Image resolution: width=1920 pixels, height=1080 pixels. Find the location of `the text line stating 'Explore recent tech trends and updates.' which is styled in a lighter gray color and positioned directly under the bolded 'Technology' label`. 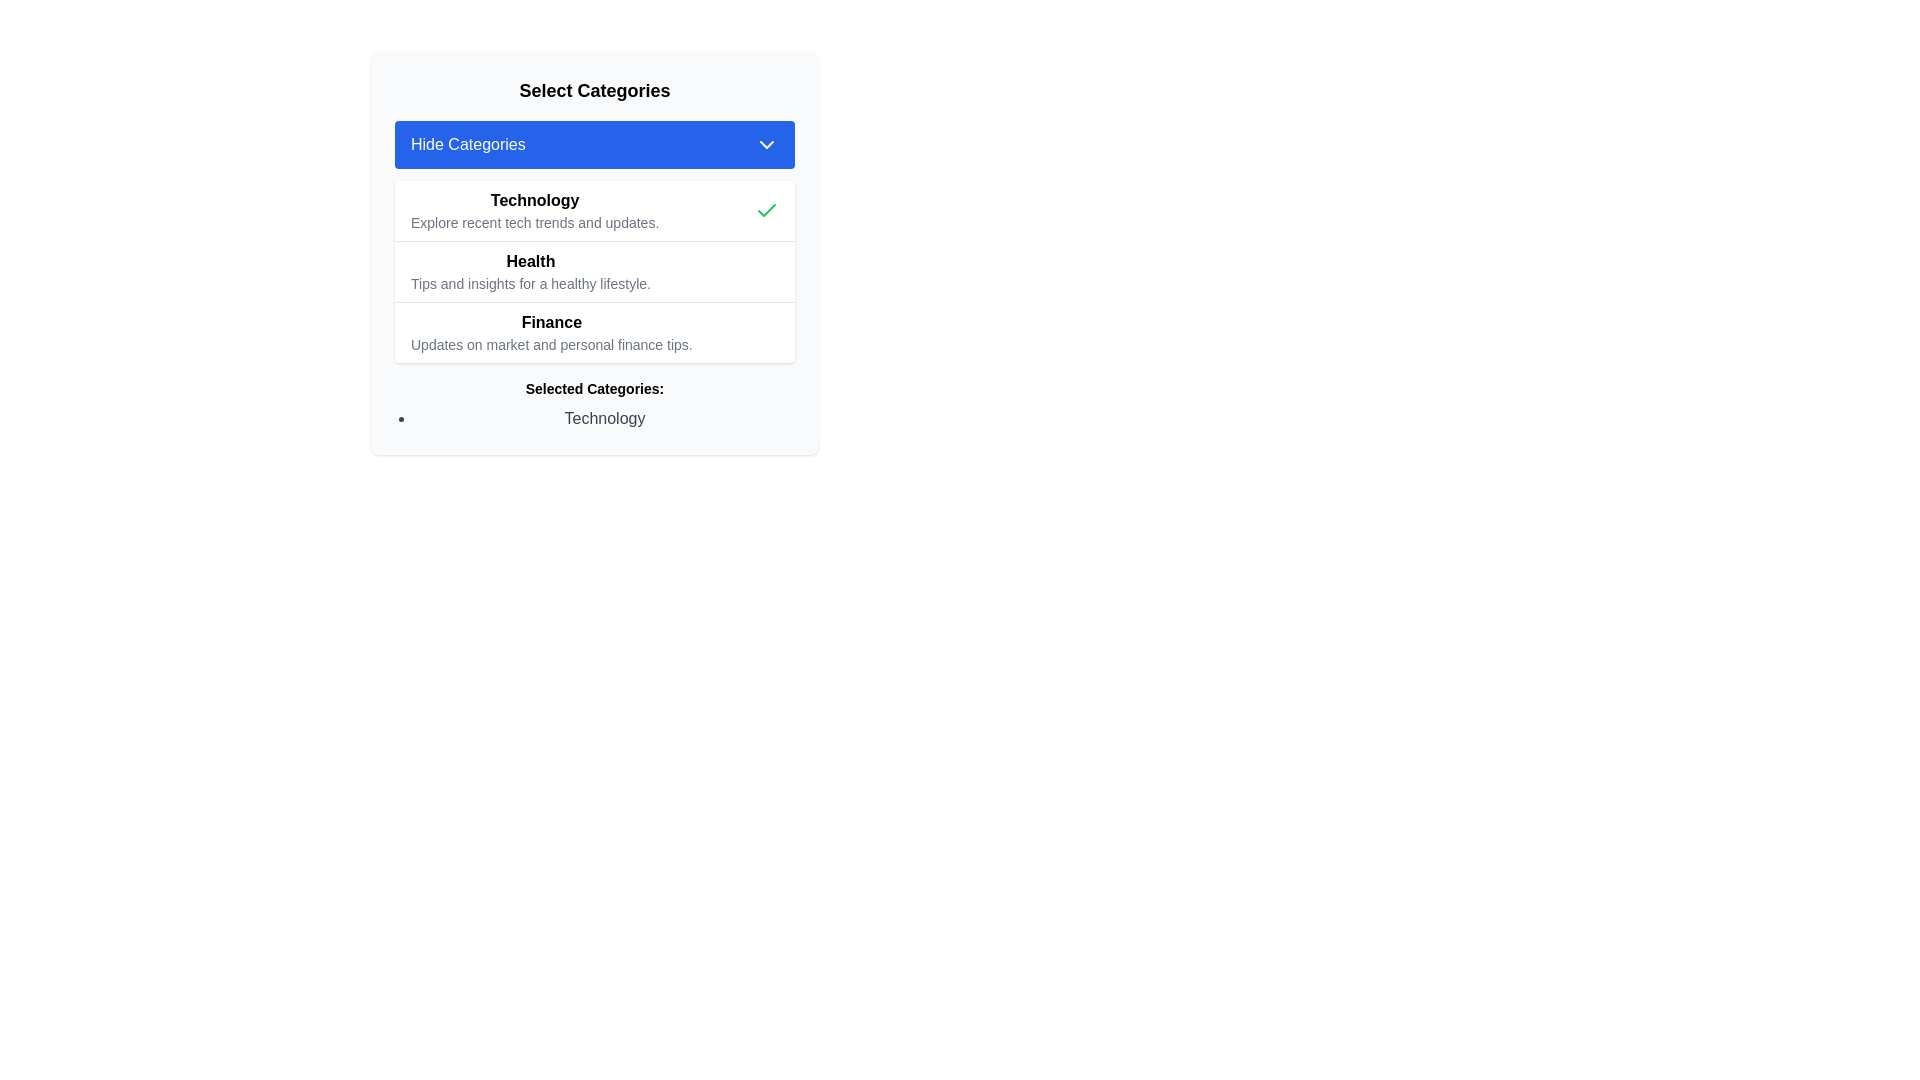

the text line stating 'Explore recent tech trends and updates.' which is styled in a lighter gray color and positioned directly under the bolded 'Technology' label is located at coordinates (535, 223).